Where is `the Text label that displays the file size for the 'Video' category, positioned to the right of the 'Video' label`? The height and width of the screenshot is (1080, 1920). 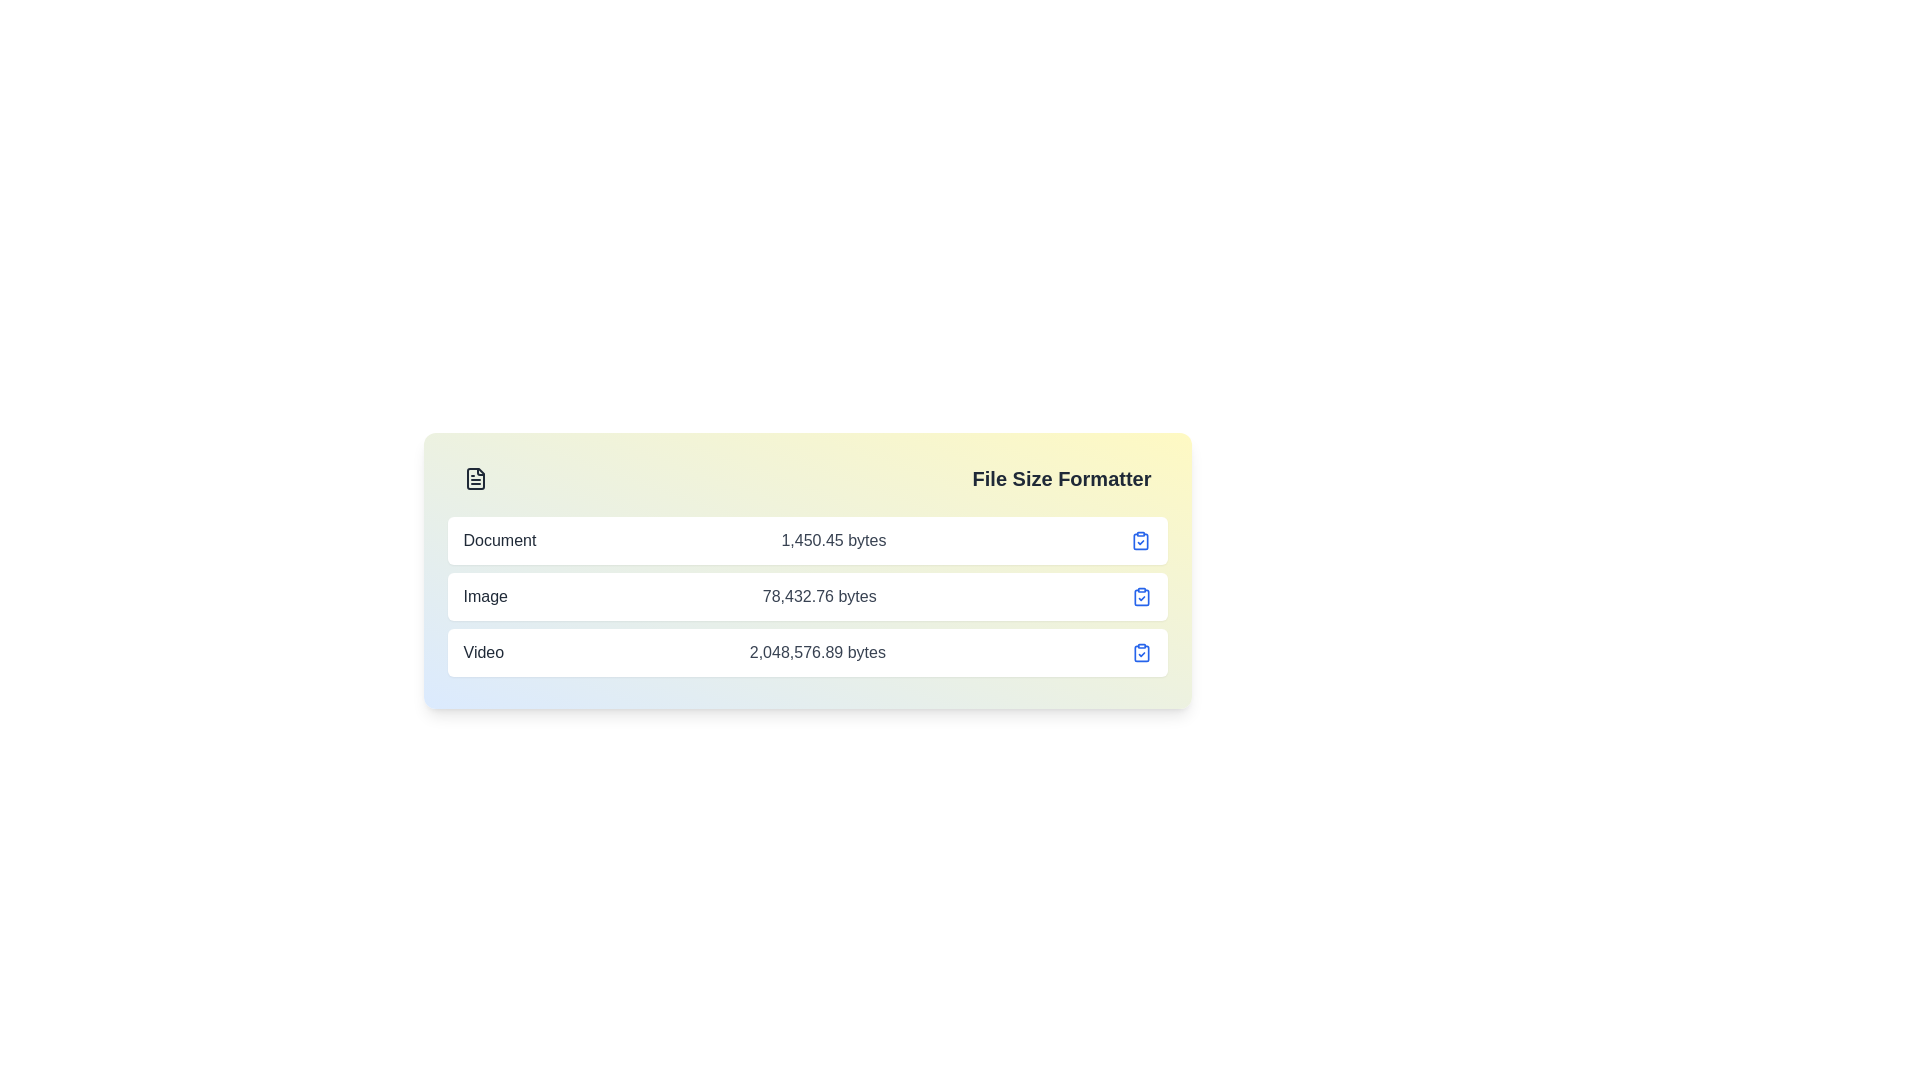
the Text label that displays the file size for the 'Video' category, positioned to the right of the 'Video' label is located at coordinates (817, 652).